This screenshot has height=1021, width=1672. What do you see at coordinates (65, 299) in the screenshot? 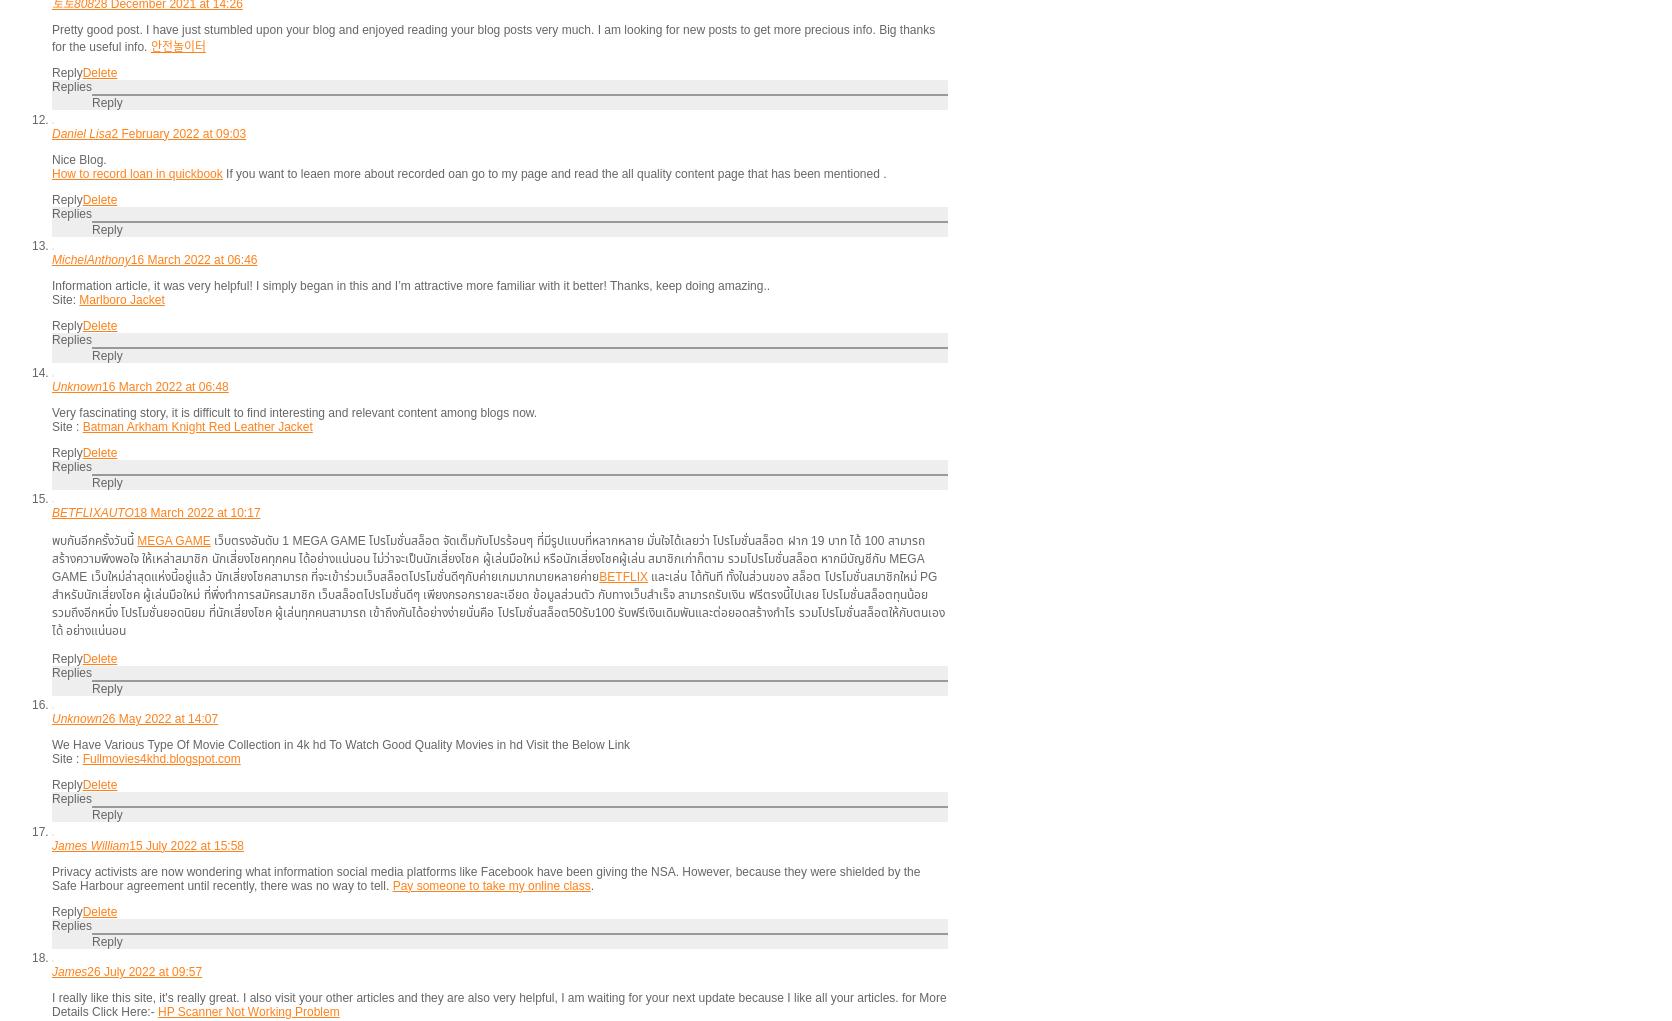
I see `'Site:'` at bounding box center [65, 299].